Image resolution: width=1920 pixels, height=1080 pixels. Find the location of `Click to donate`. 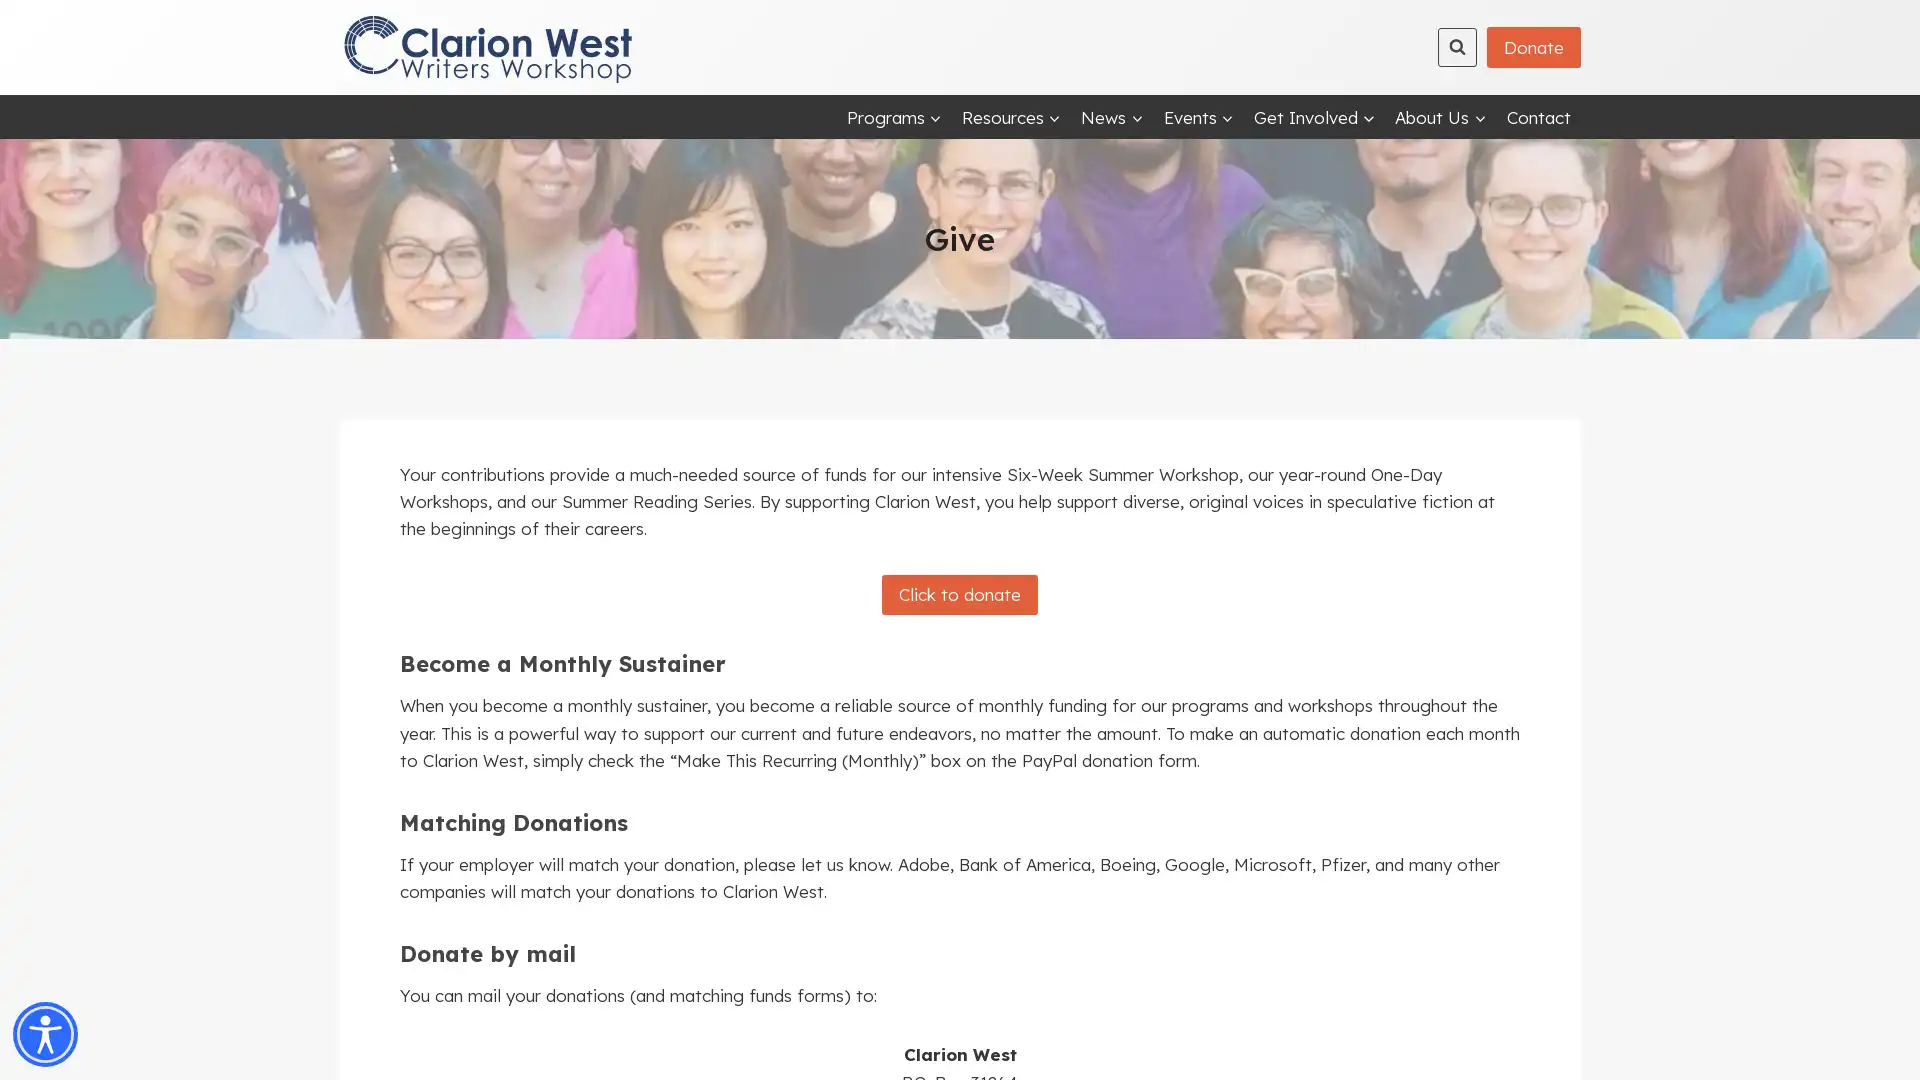

Click to donate is located at coordinates (960, 593).